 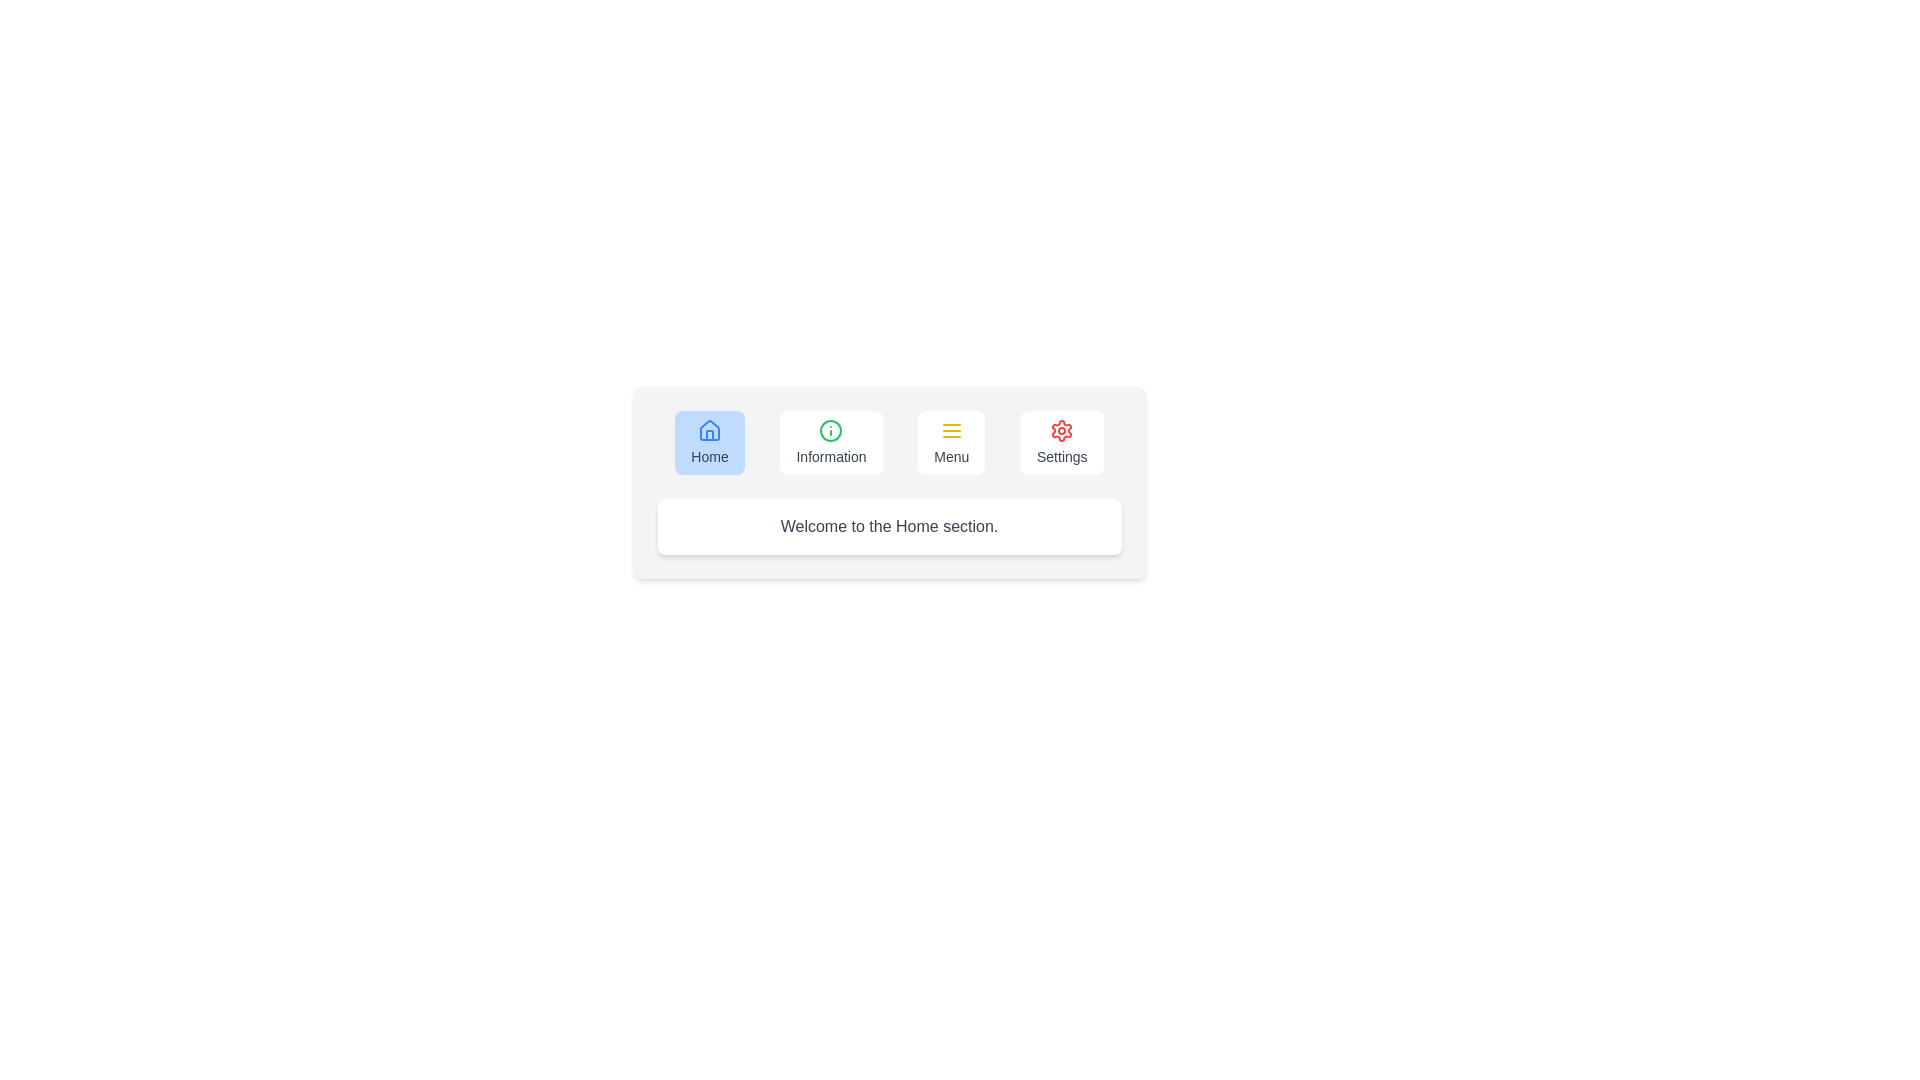 What do you see at coordinates (1061, 456) in the screenshot?
I see `the 'Settings' text label, which is styled in gray and located beneath a red settings icon within a white rounded rectangular card in the upper region of the interface` at bounding box center [1061, 456].